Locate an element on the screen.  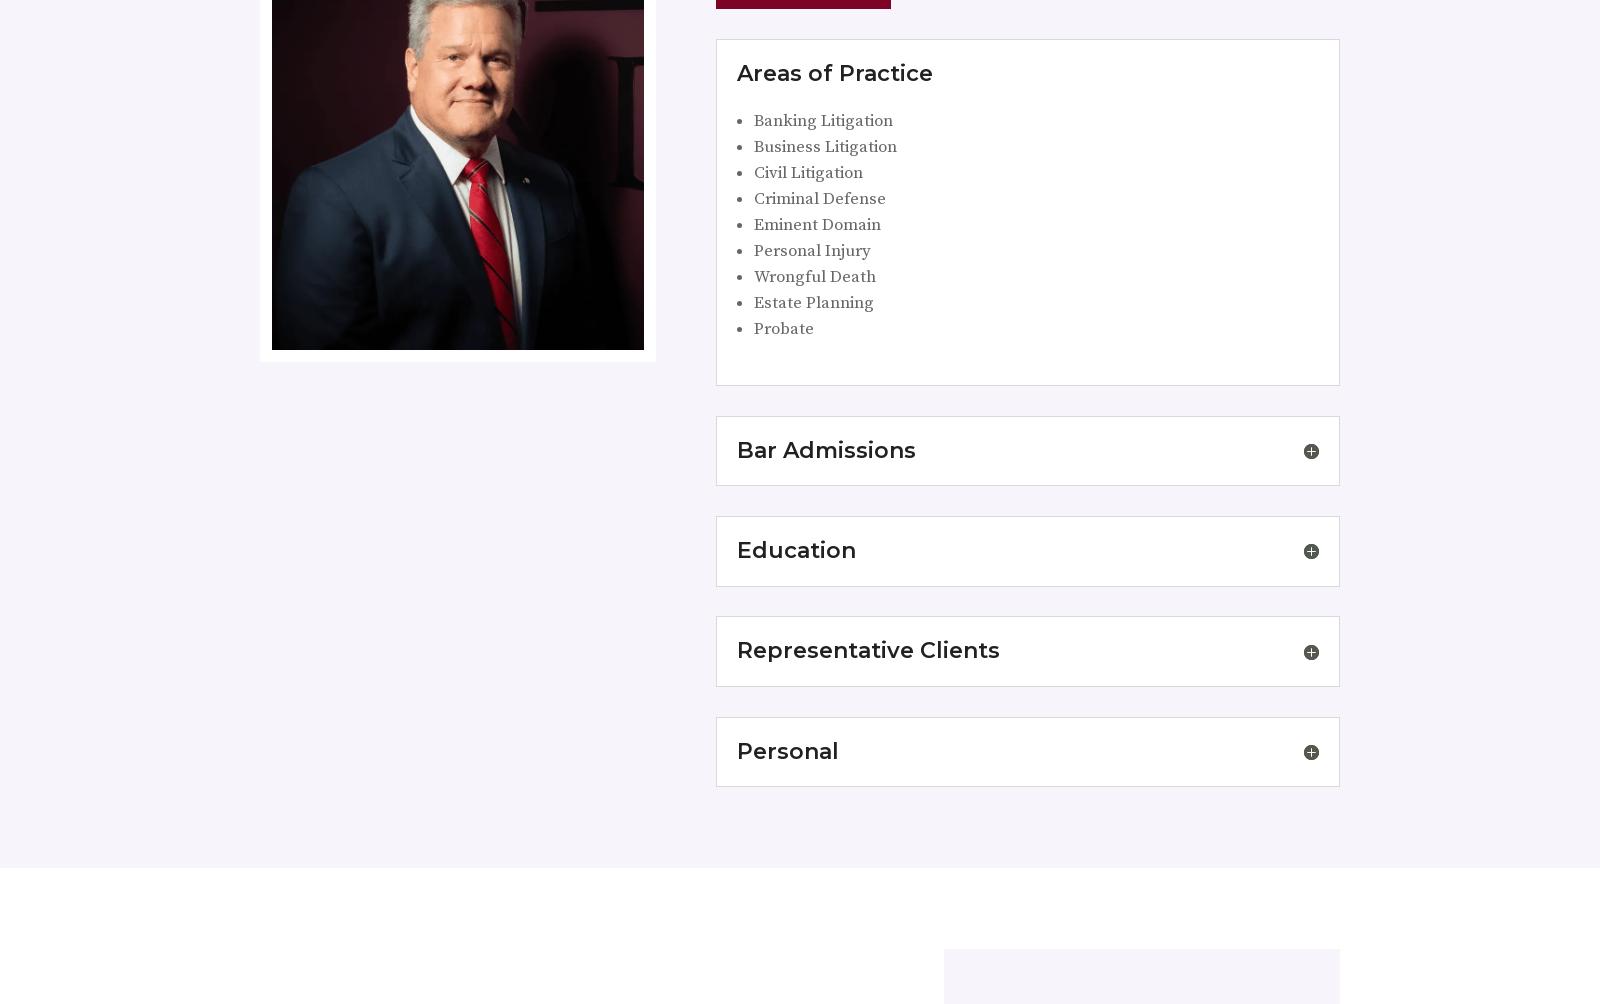
'Eminent Domain' is located at coordinates (815, 223).